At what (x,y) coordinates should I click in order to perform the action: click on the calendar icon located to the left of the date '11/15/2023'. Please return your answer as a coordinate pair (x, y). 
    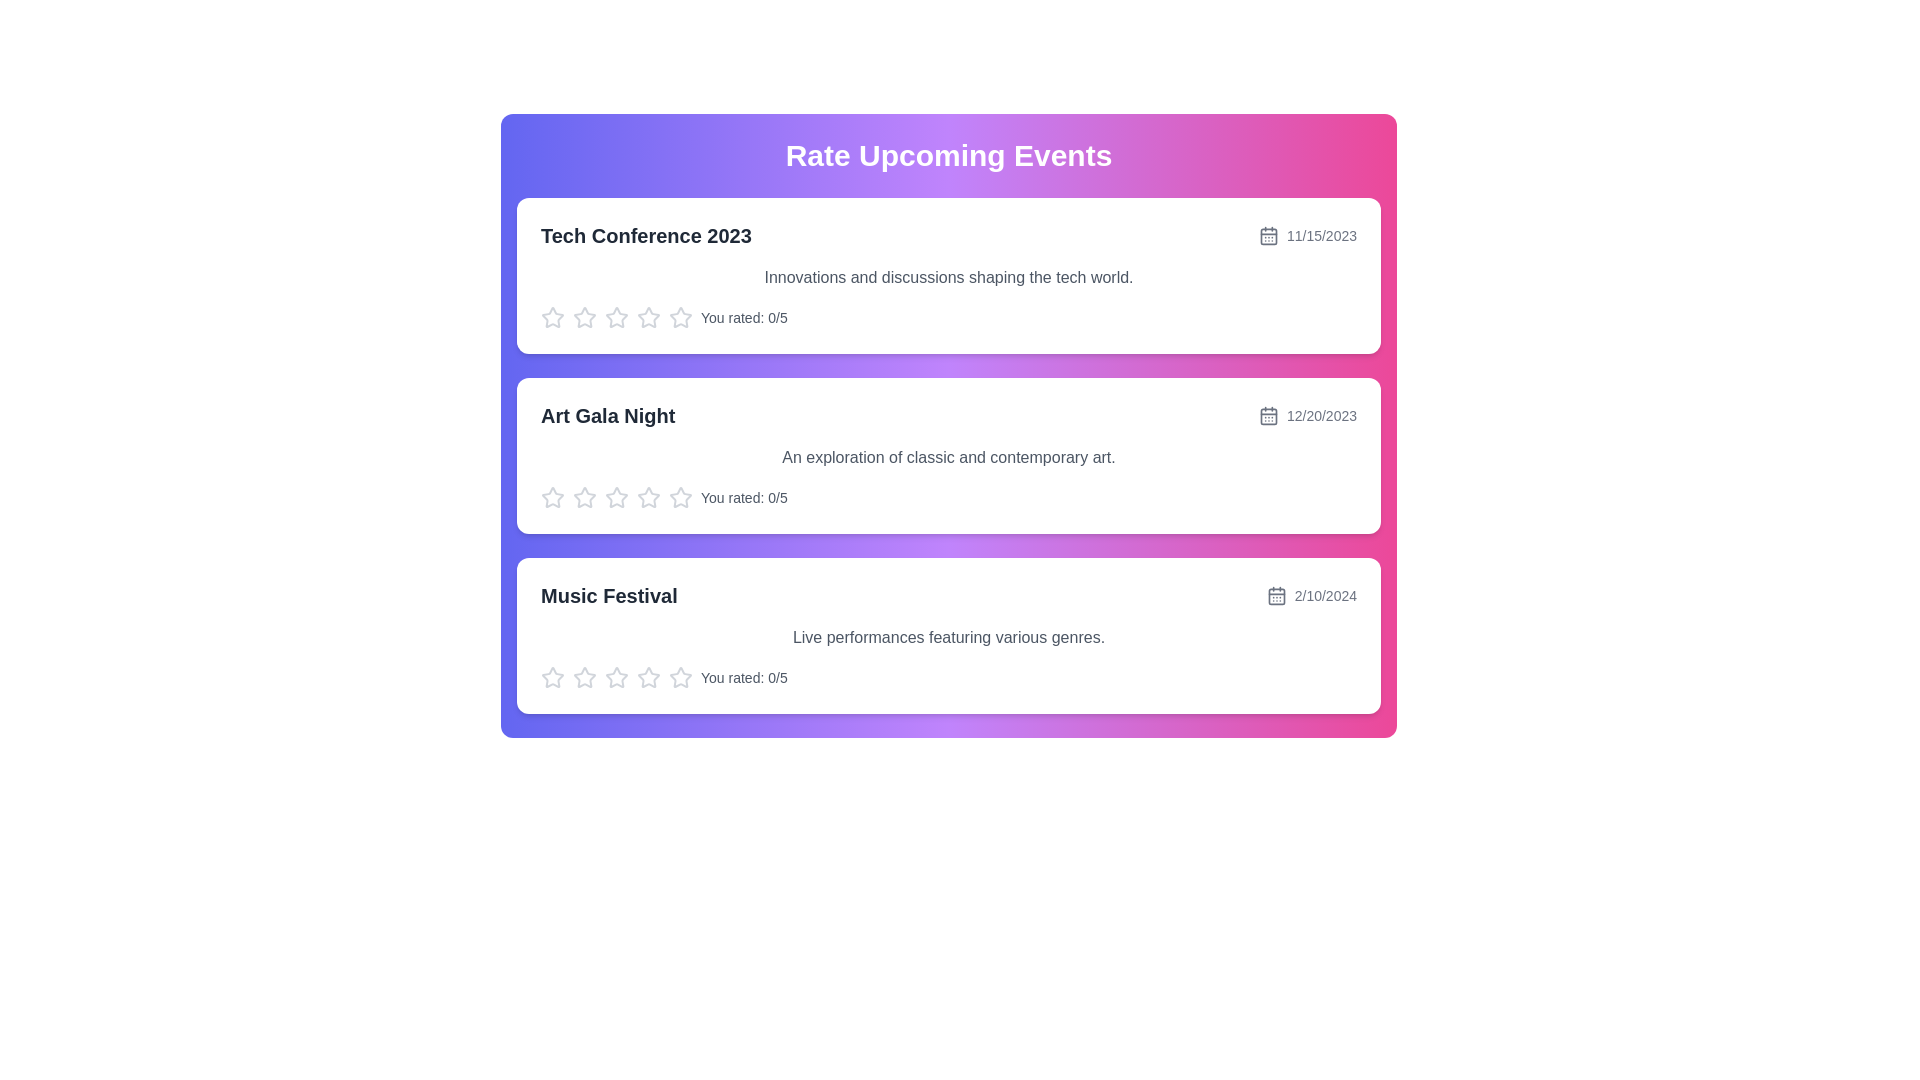
    Looking at the image, I should click on (1266, 234).